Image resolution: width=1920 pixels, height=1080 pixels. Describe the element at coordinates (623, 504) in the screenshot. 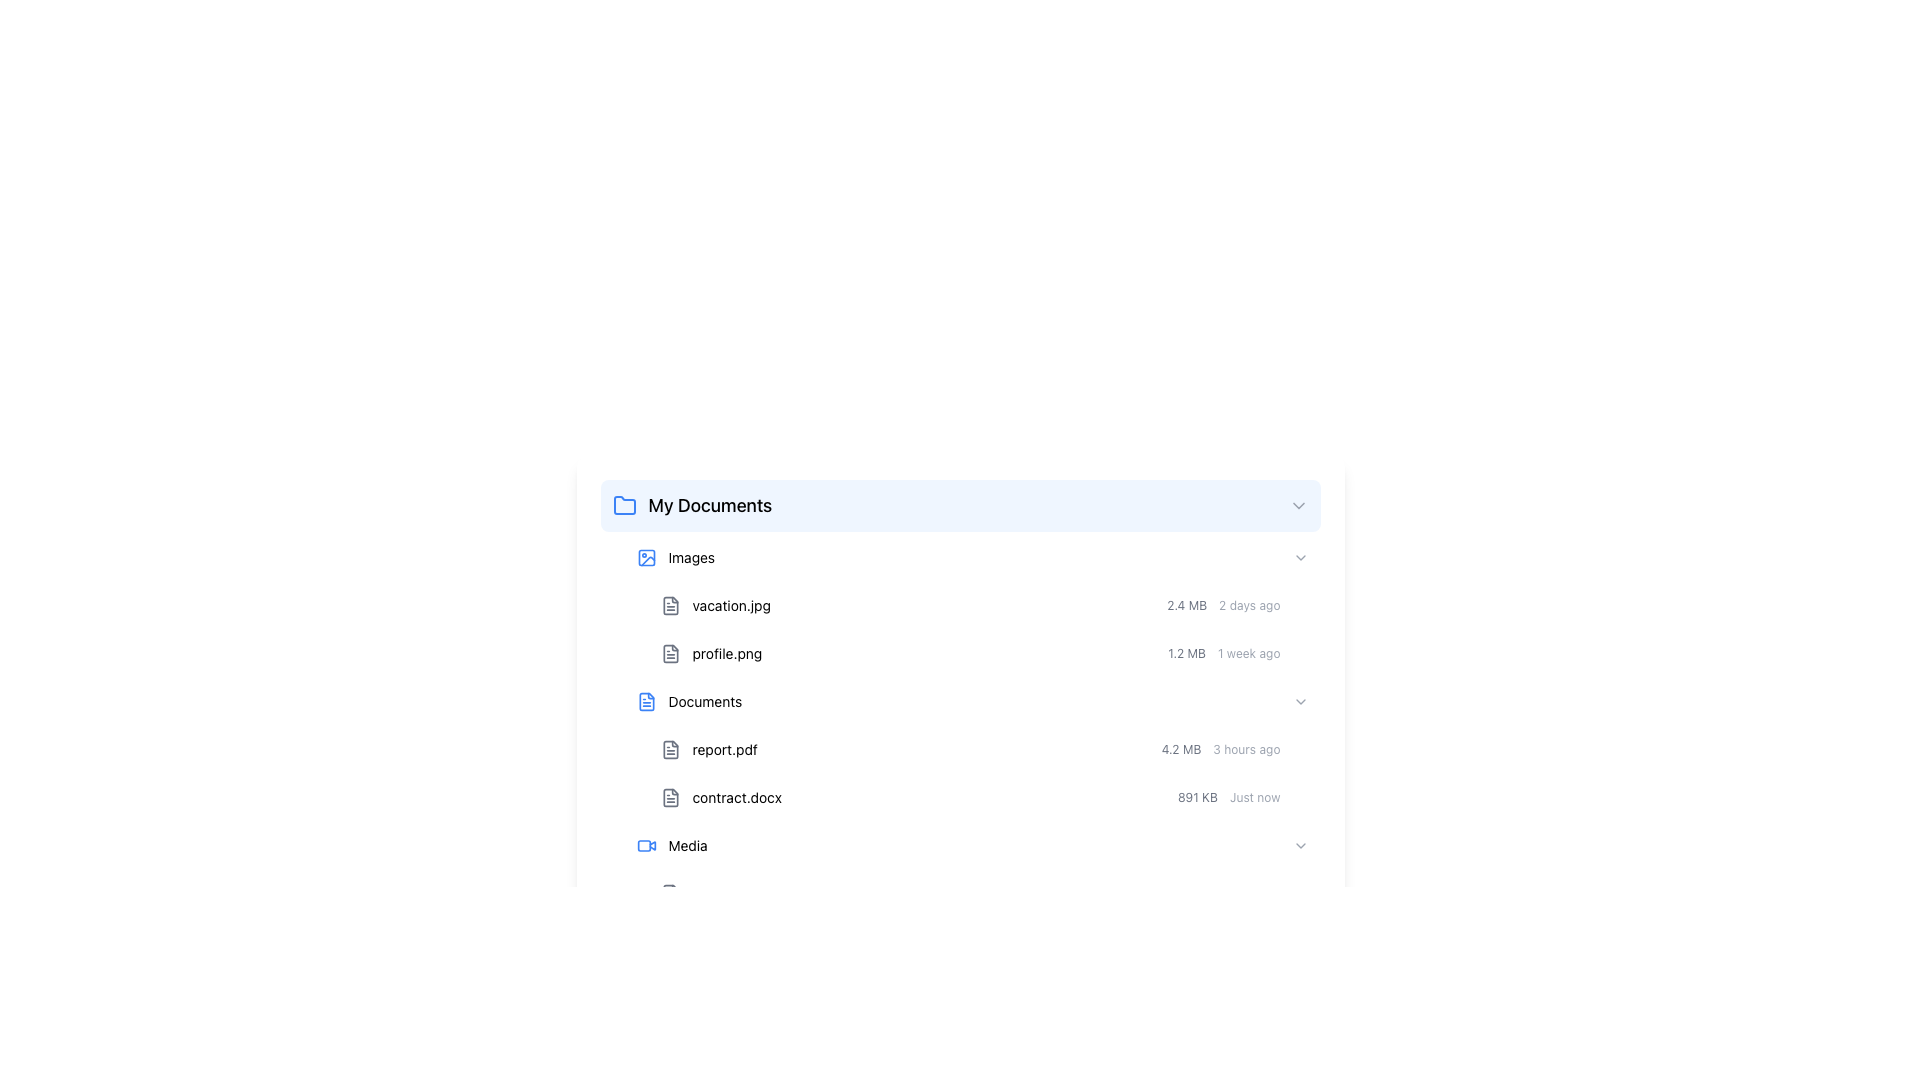

I see `the blue folder icon with rounded edges` at that location.